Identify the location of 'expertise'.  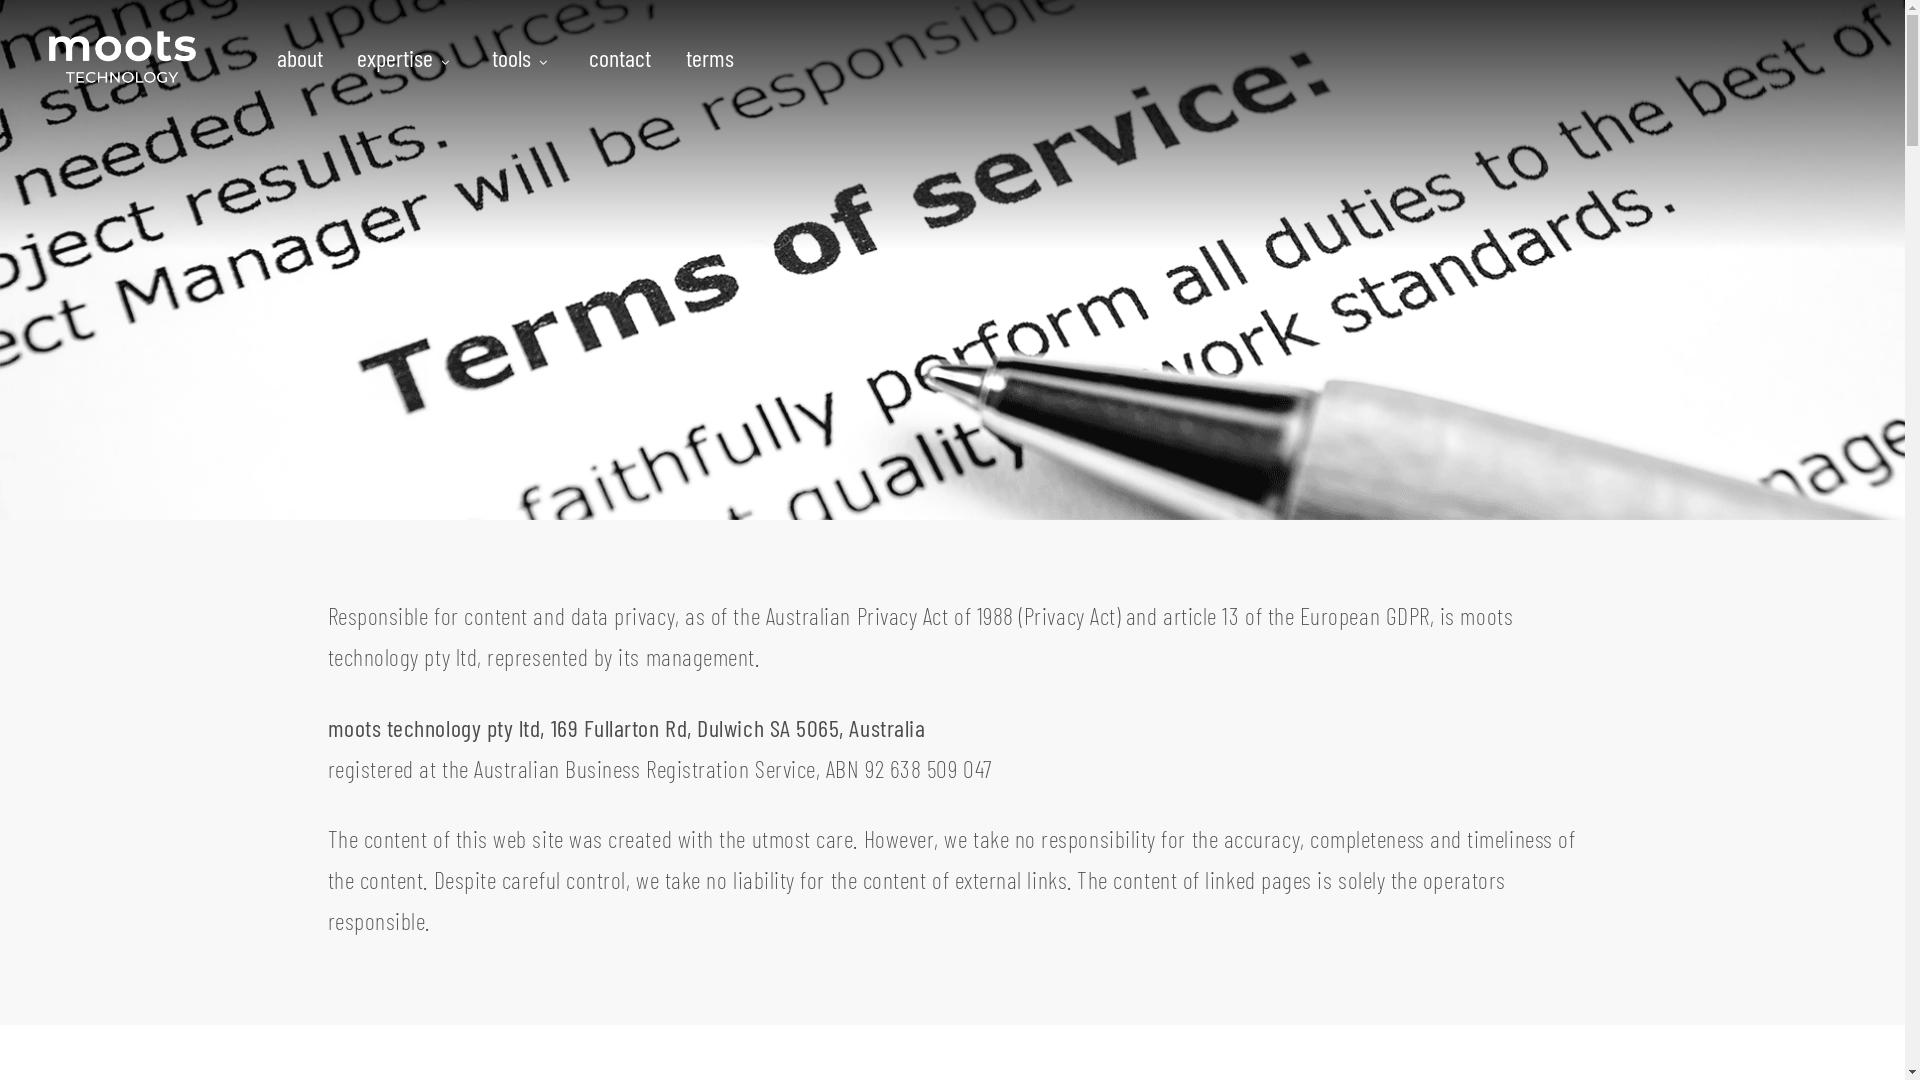
(406, 56).